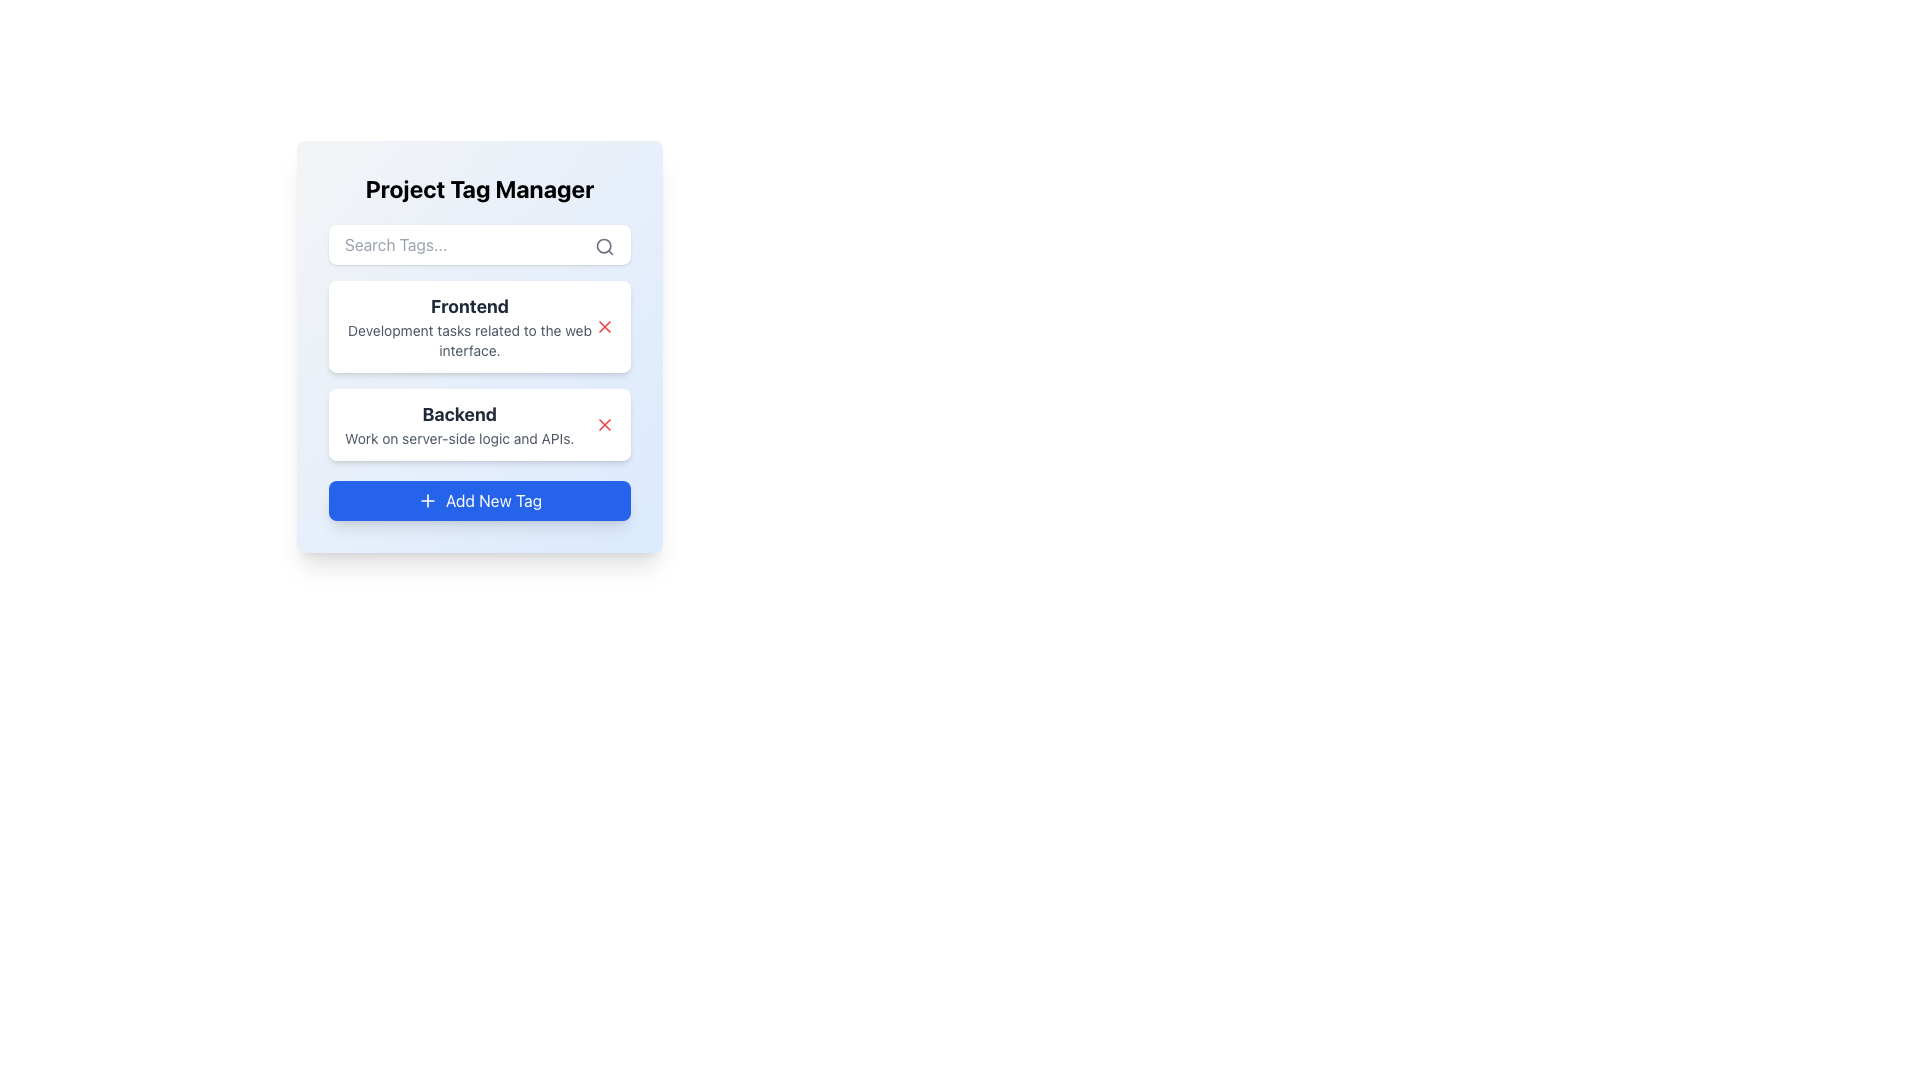 This screenshot has width=1920, height=1080. I want to click on the delete icon button located in the top-right corner of the 'Frontend' section, so click(603, 423).